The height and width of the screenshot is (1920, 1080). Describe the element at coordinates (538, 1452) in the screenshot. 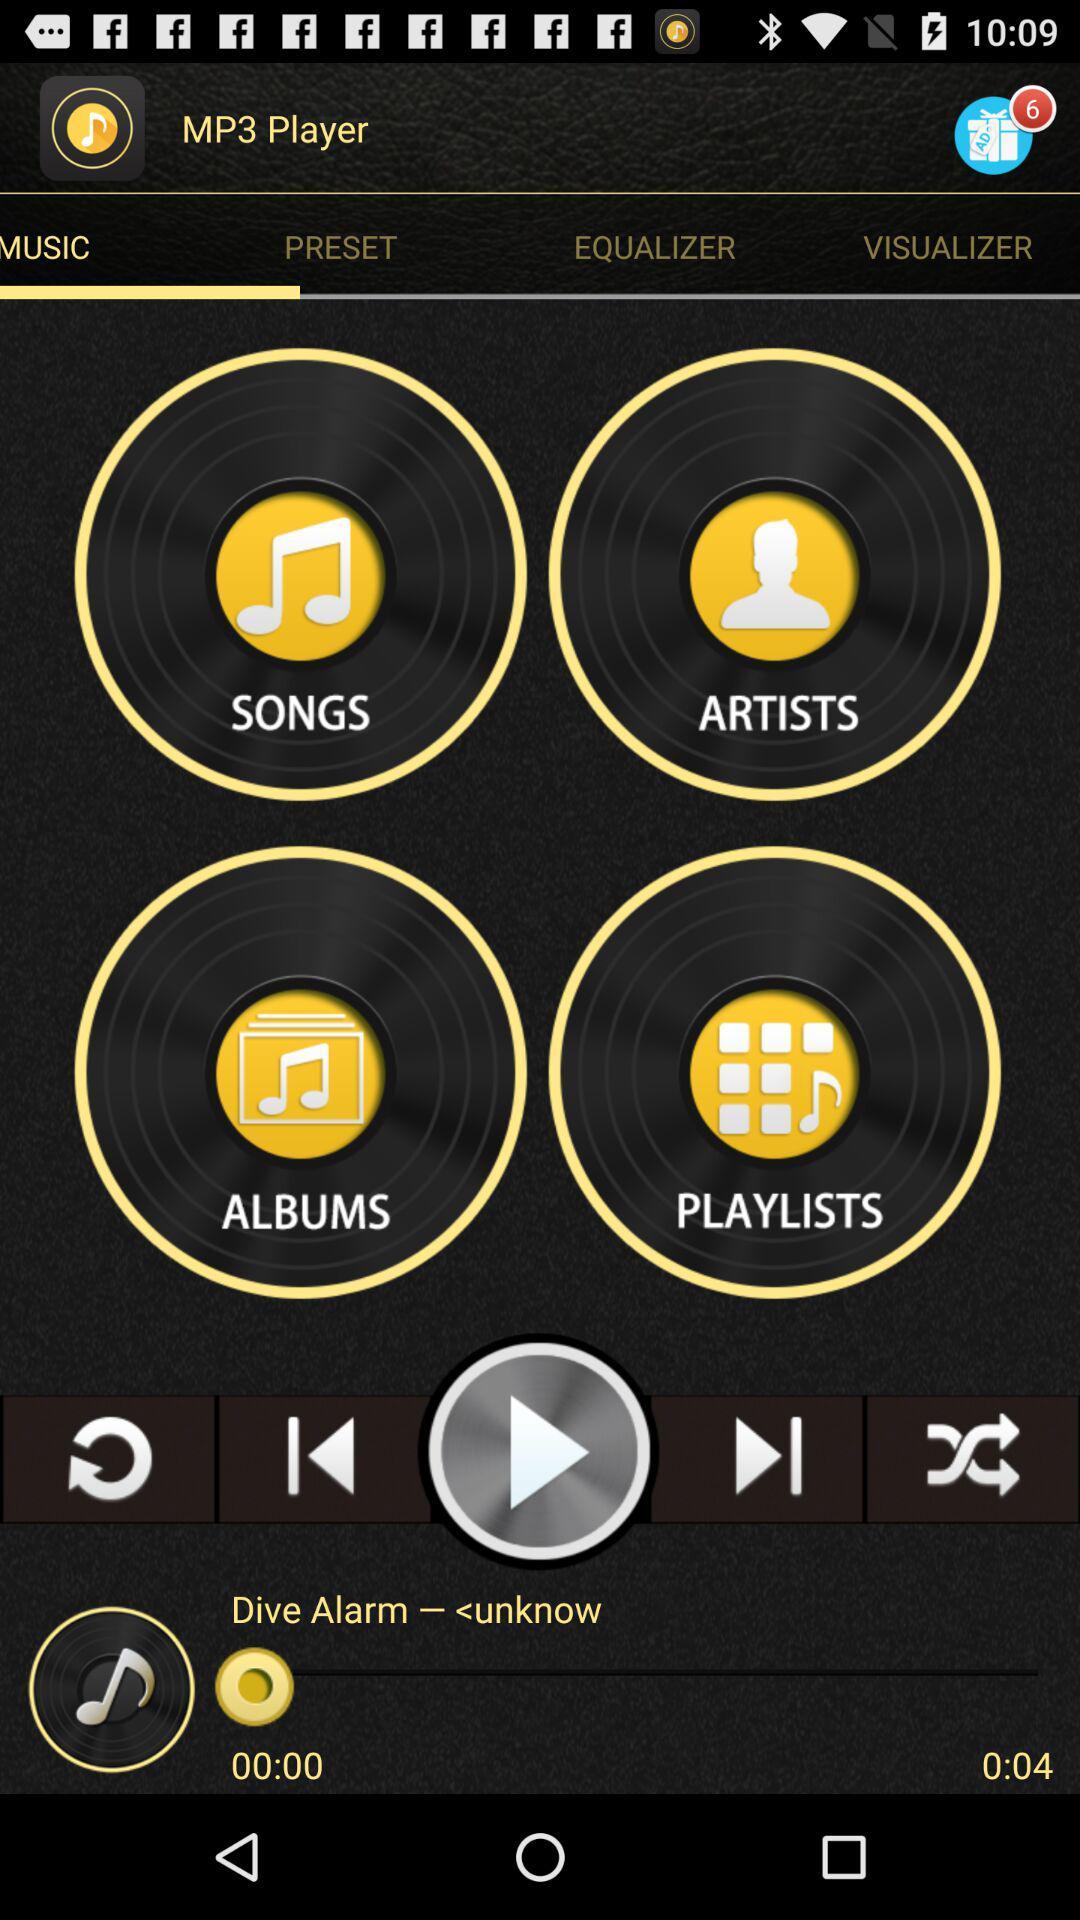

I see `shows play icon` at that location.